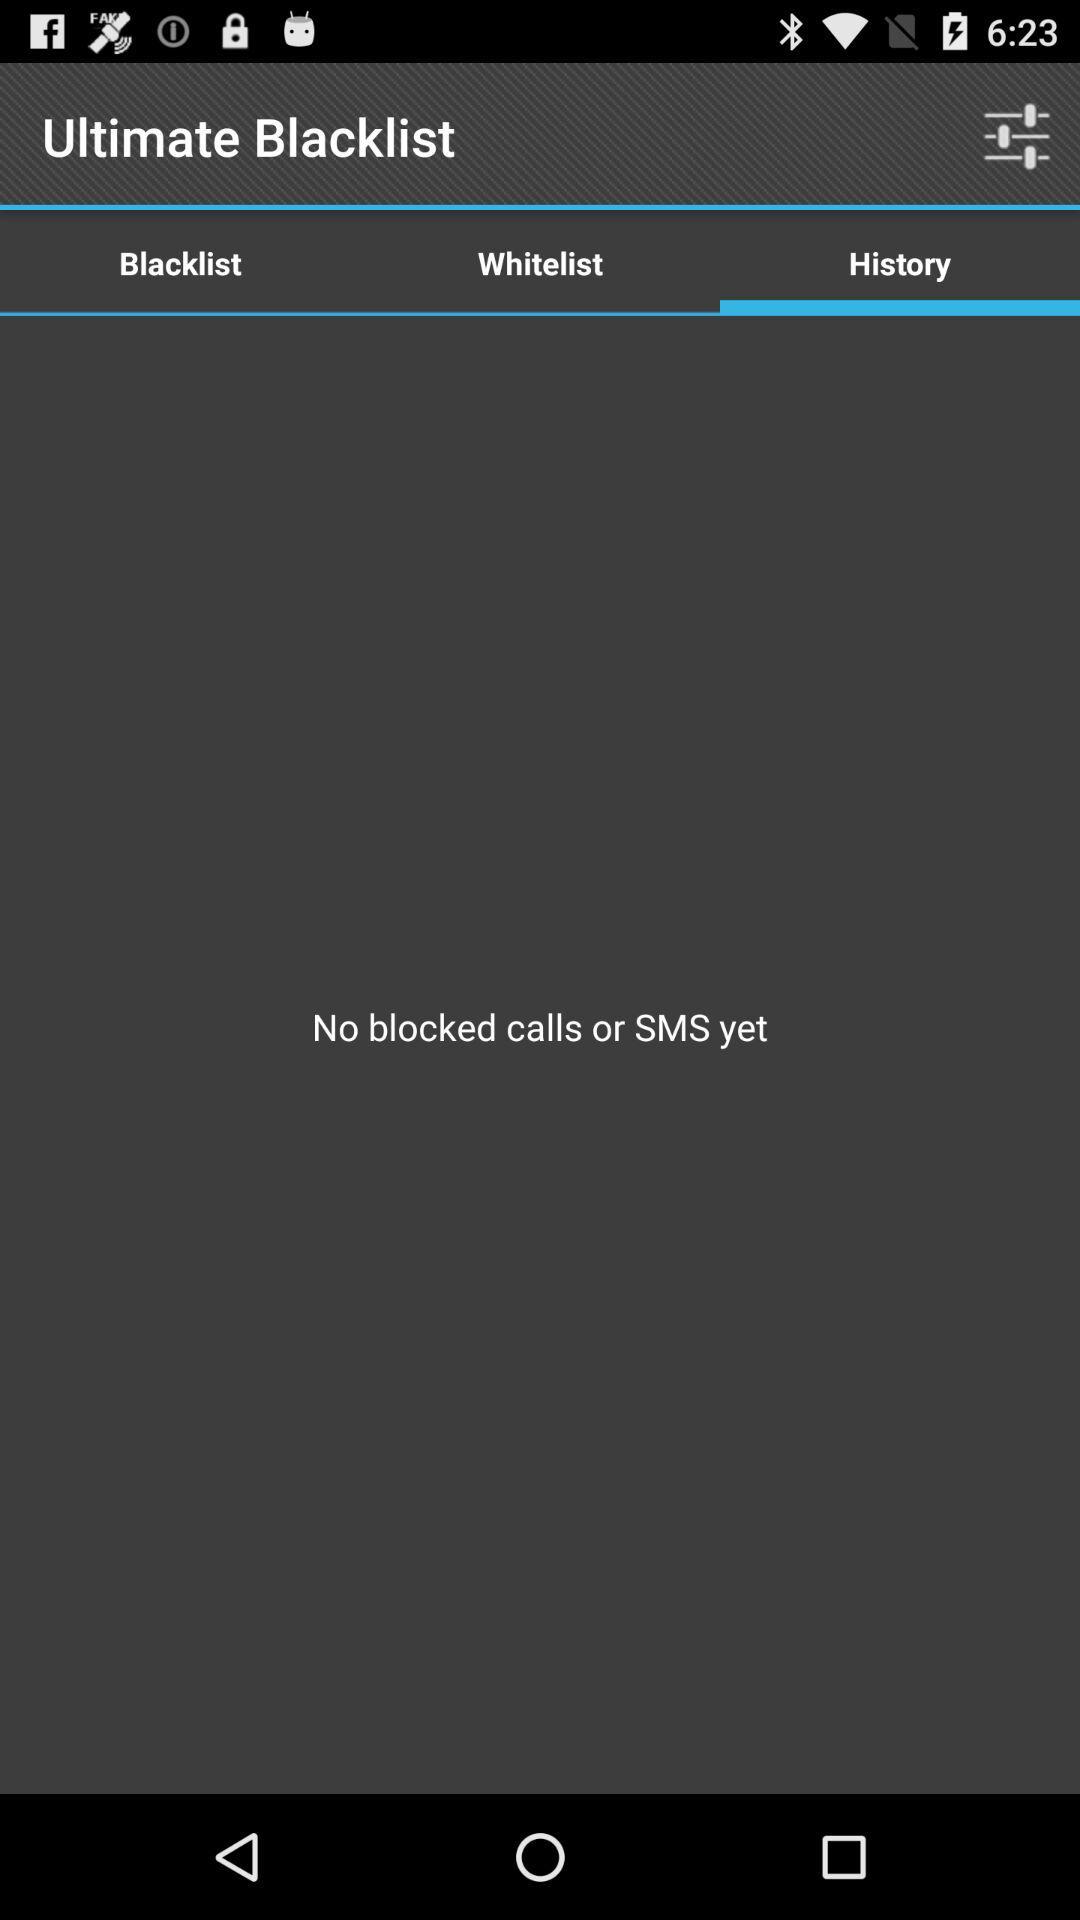  I want to click on the icon to the right of blacklist, so click(540, 261).